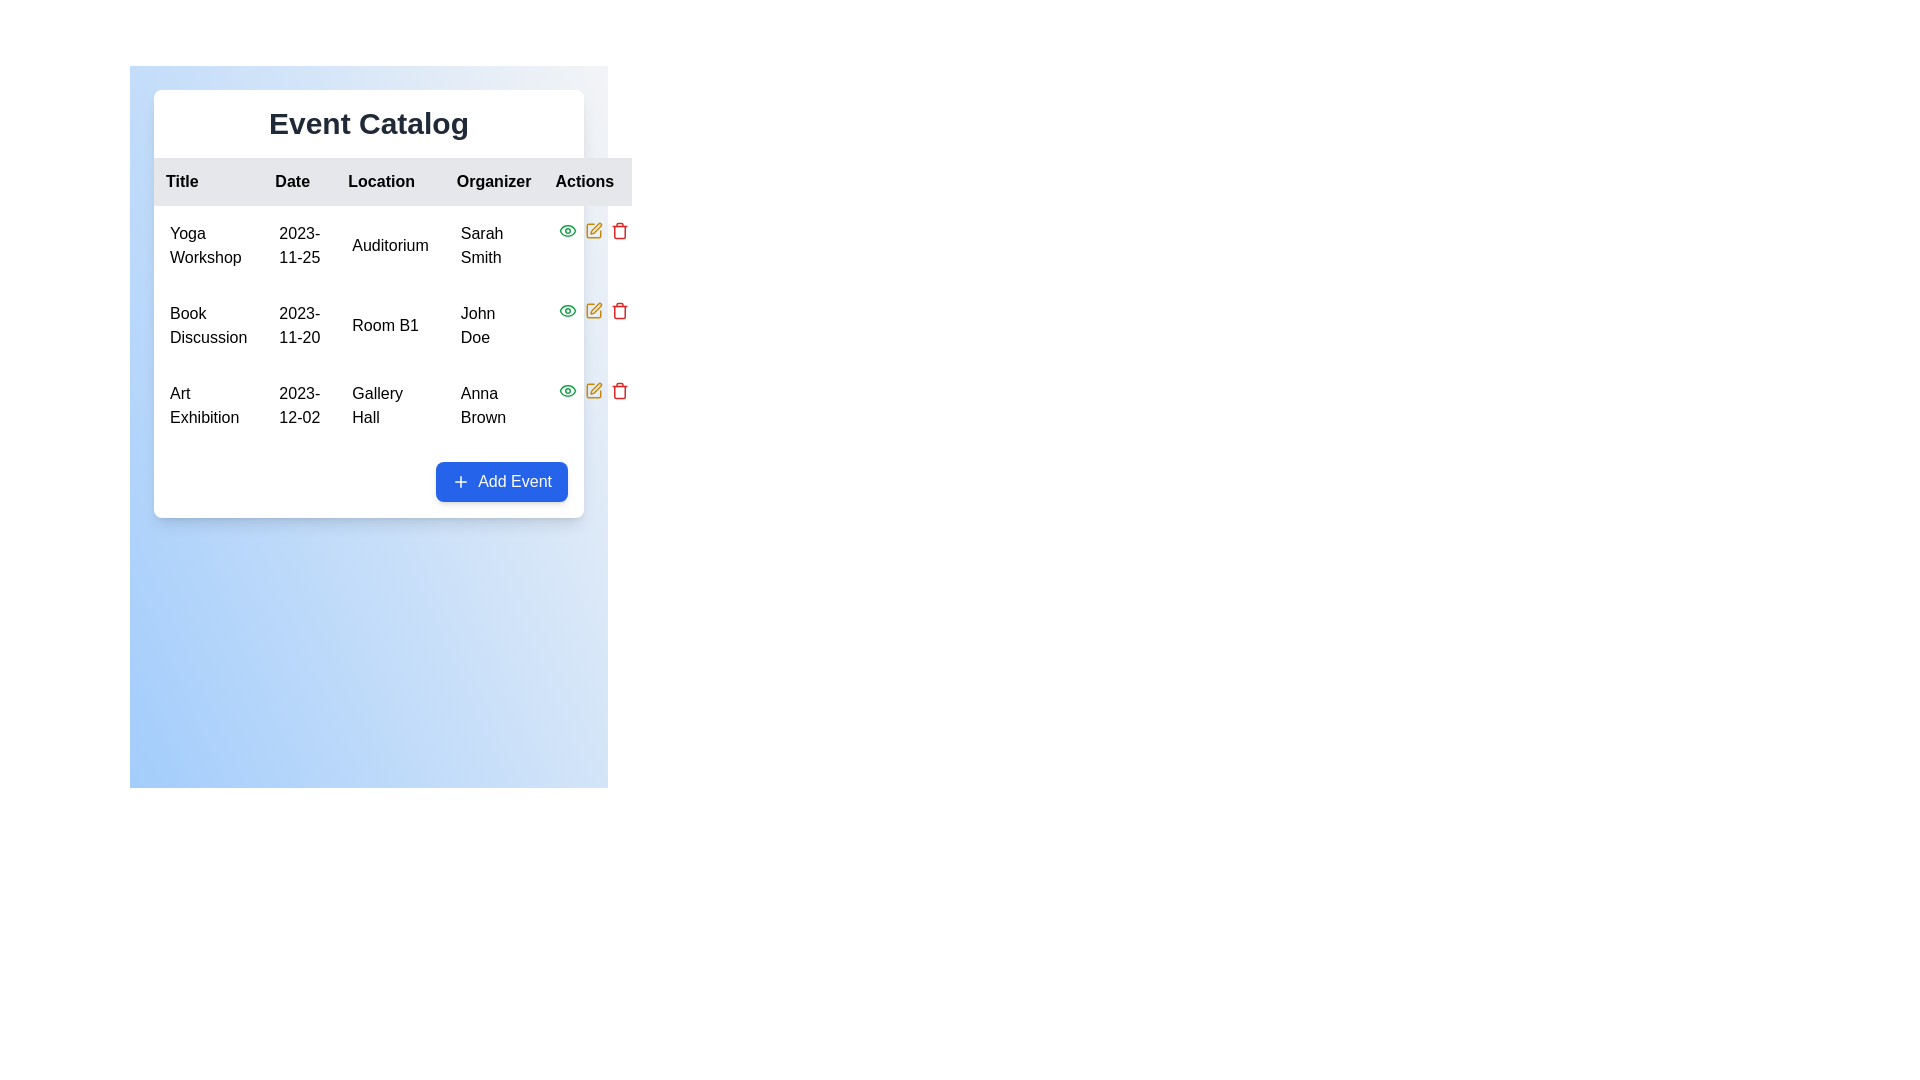  Describe the element at coordinates (298, 405) in the screenshot. I see `the static text field that indicates the date of the 'Art Exhibition', located in the middle column of the 'Art Exhibition' row in the event catalog table` at that location.